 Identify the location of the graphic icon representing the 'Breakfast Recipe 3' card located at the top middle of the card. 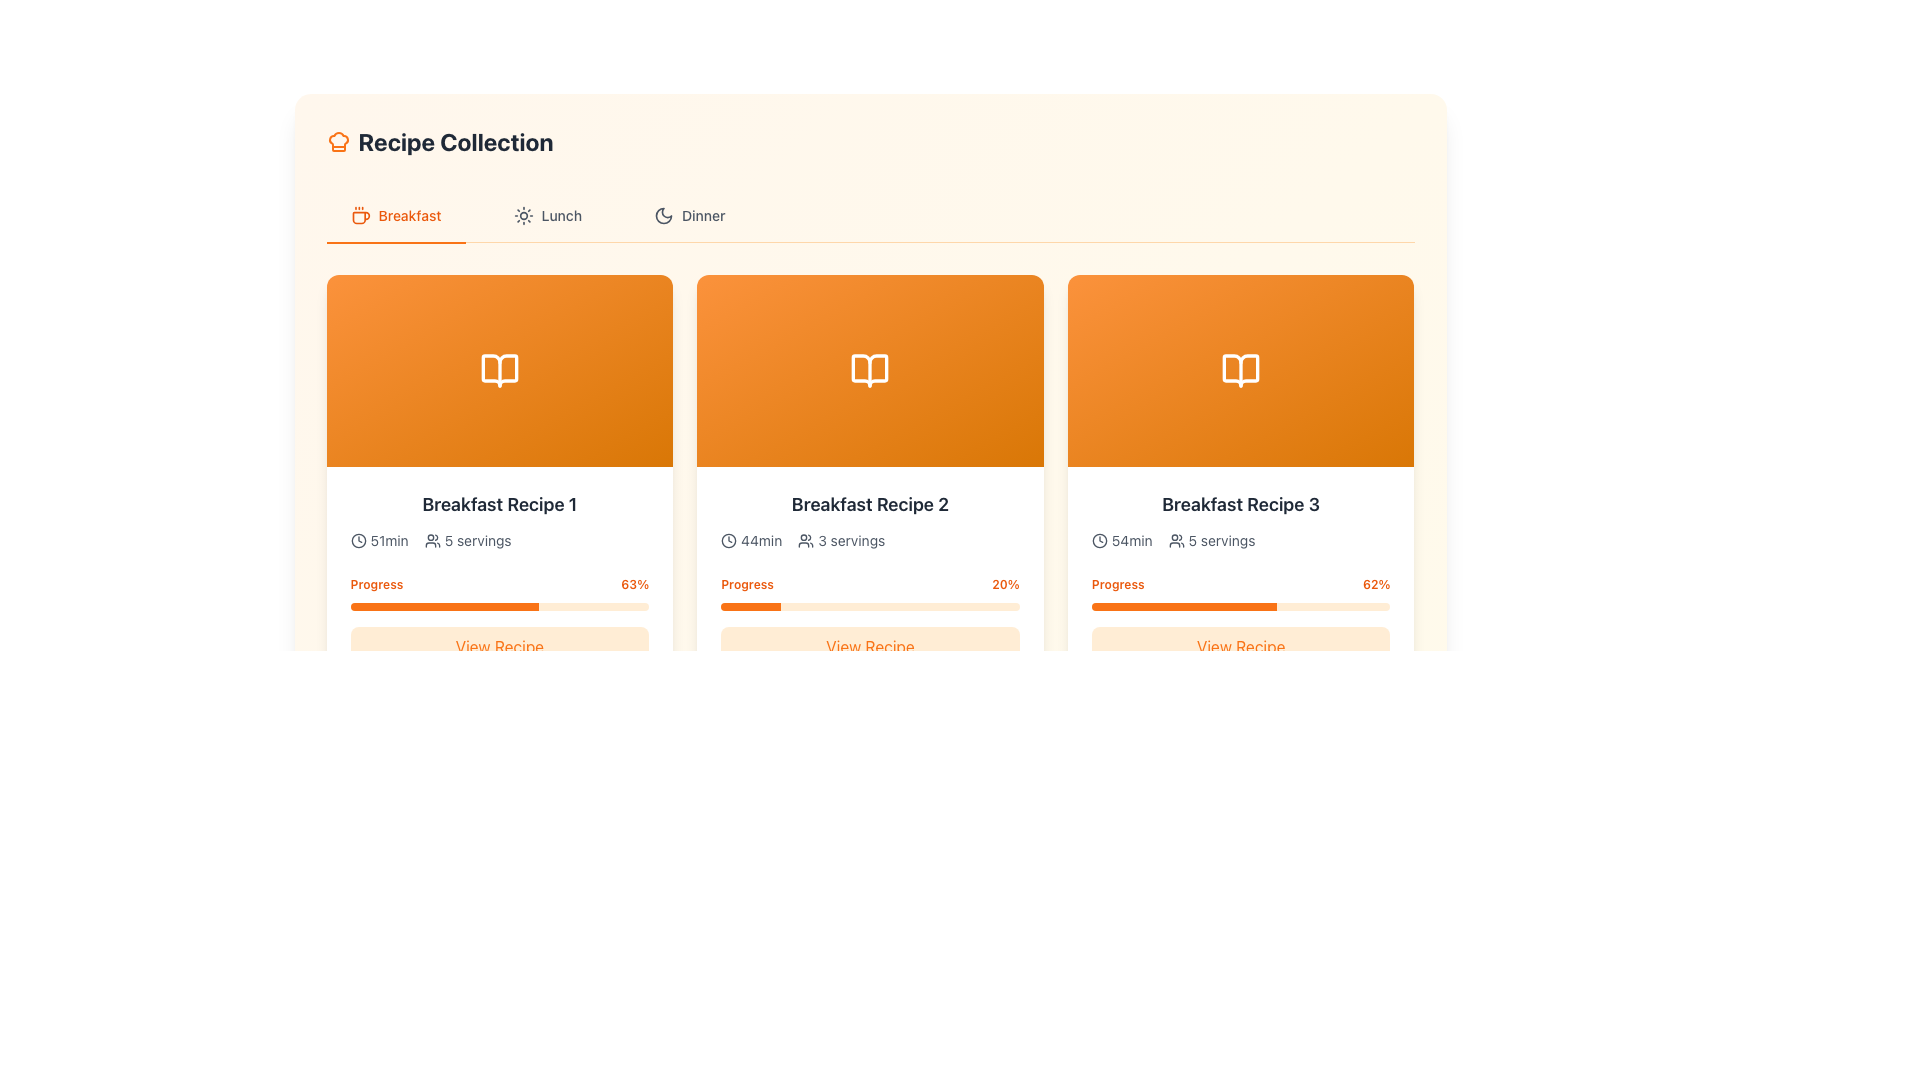
(1240, 370).